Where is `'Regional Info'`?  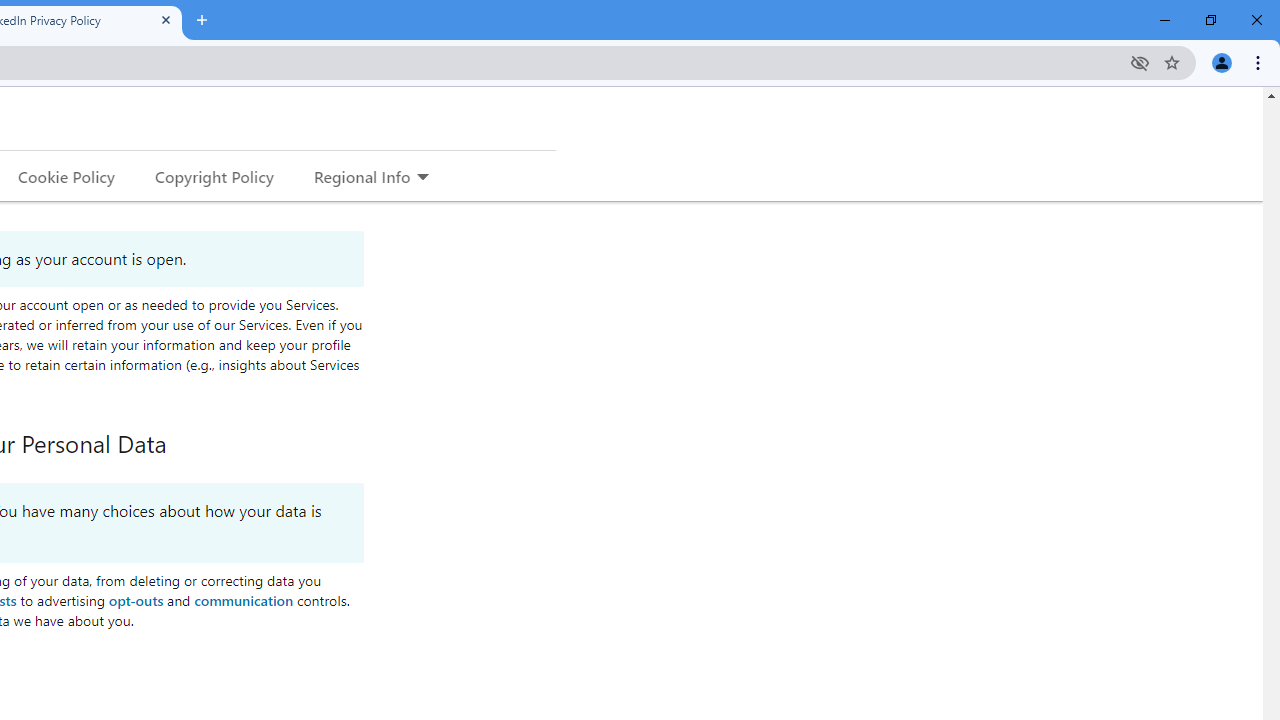 'Regional Info' is located at coordinates (362, 175).